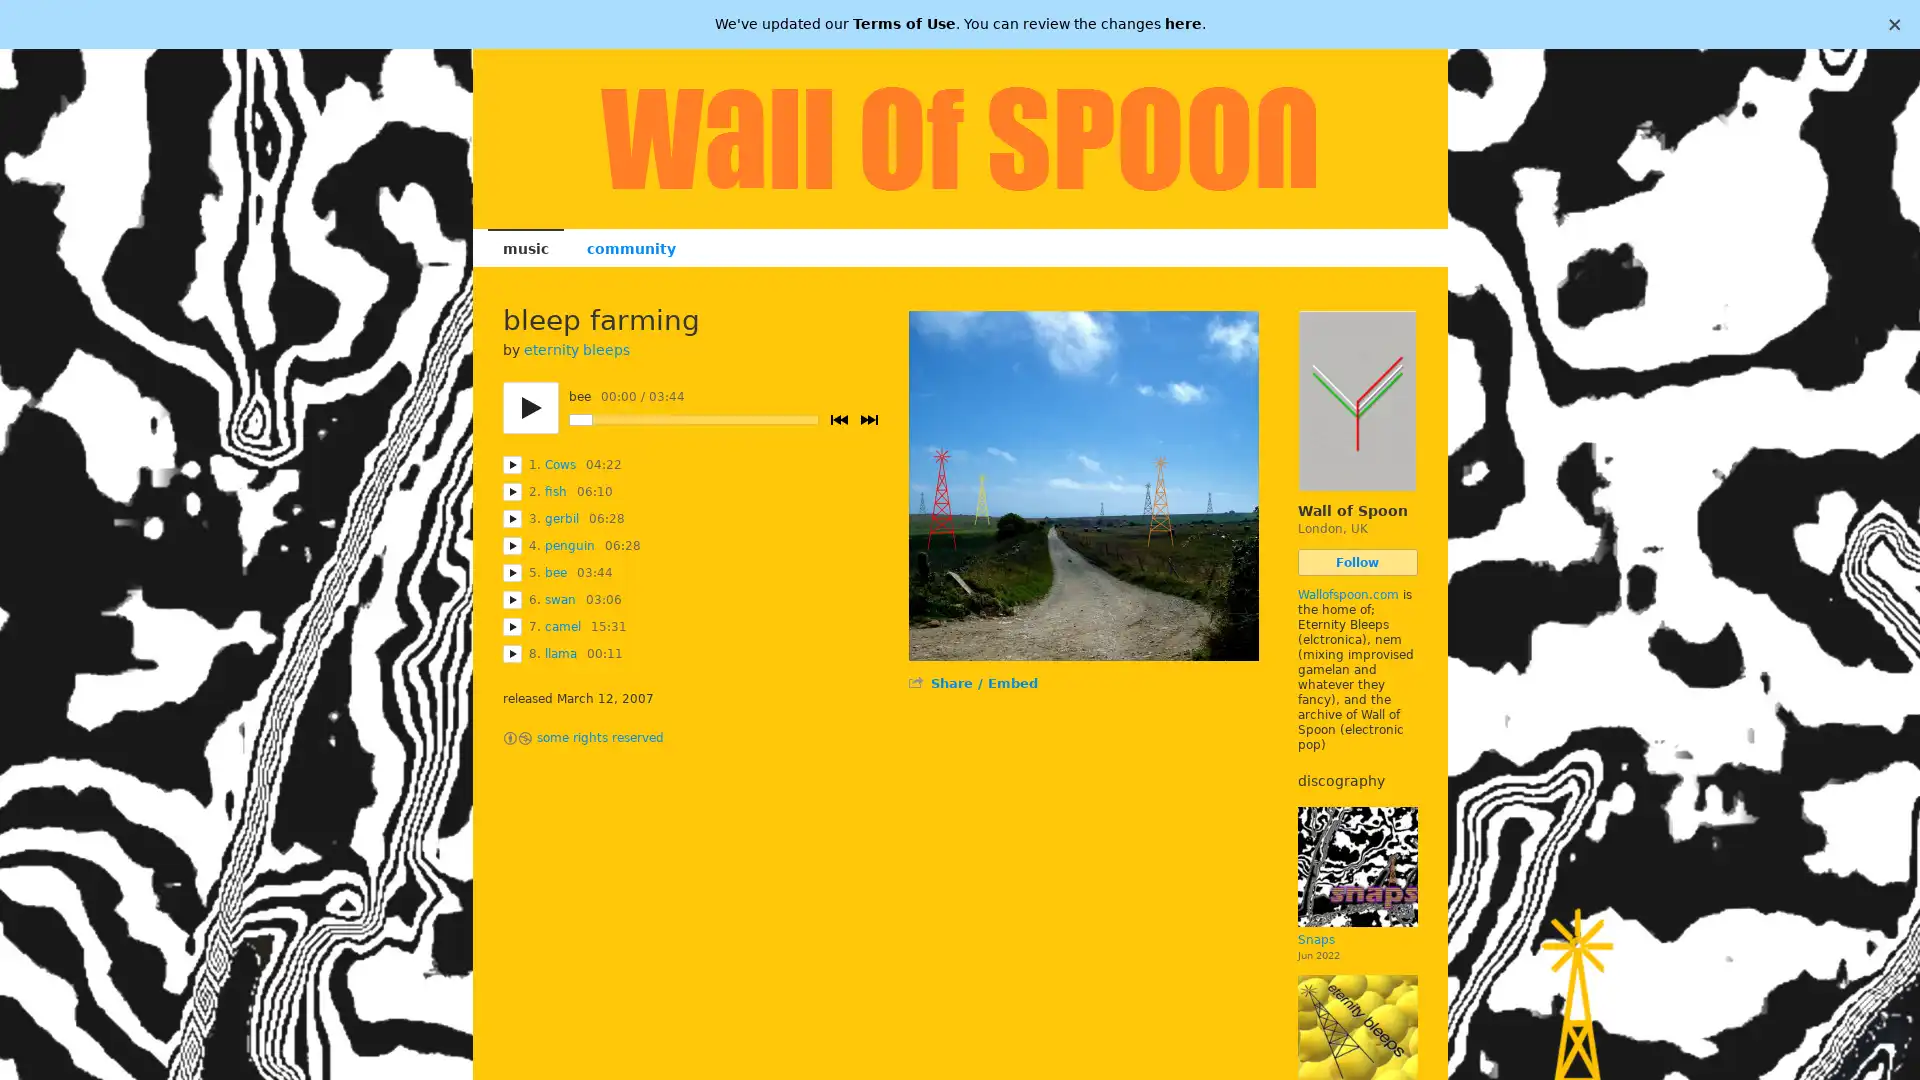 Image resolution: width=1920 pixels, height=1080 pixels. I want to click on Next track, so click(868, 419).